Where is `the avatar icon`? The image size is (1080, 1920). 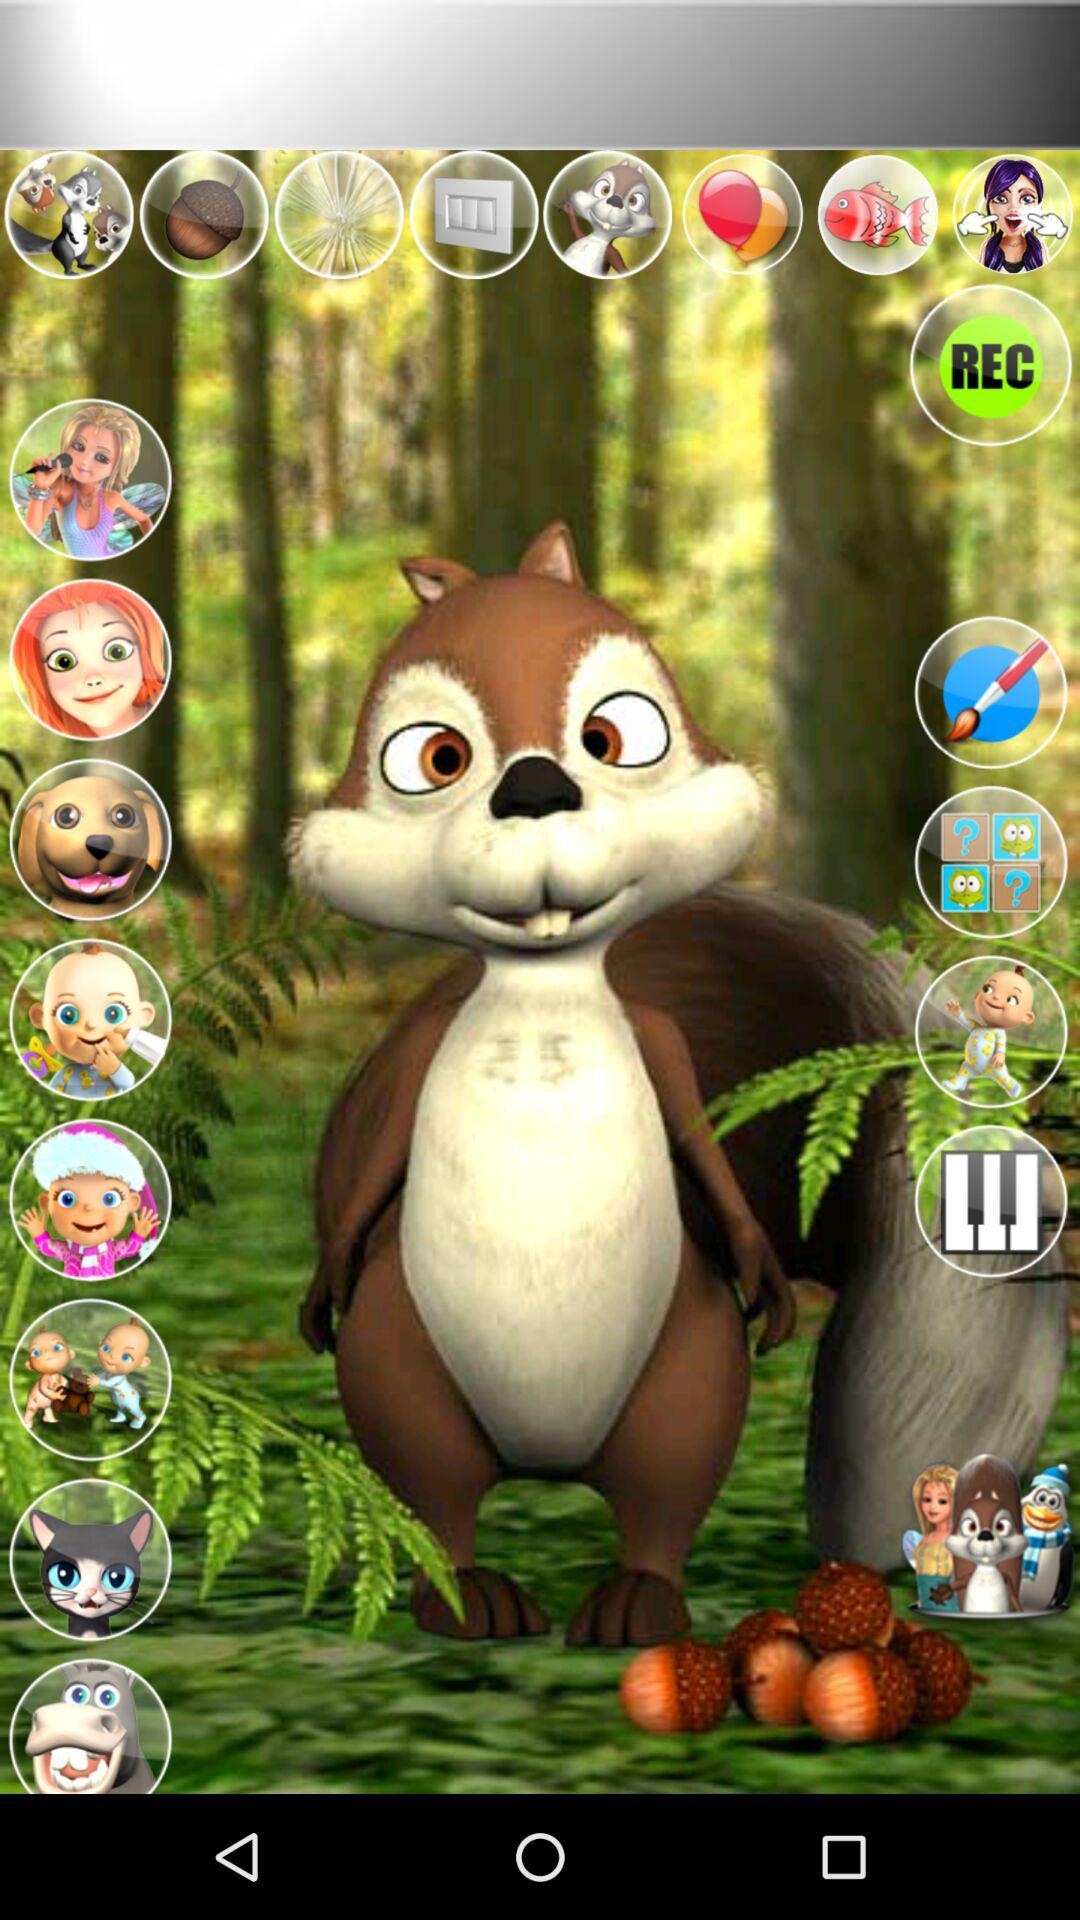
the avatar icon is located at coordinates (88, 1839).